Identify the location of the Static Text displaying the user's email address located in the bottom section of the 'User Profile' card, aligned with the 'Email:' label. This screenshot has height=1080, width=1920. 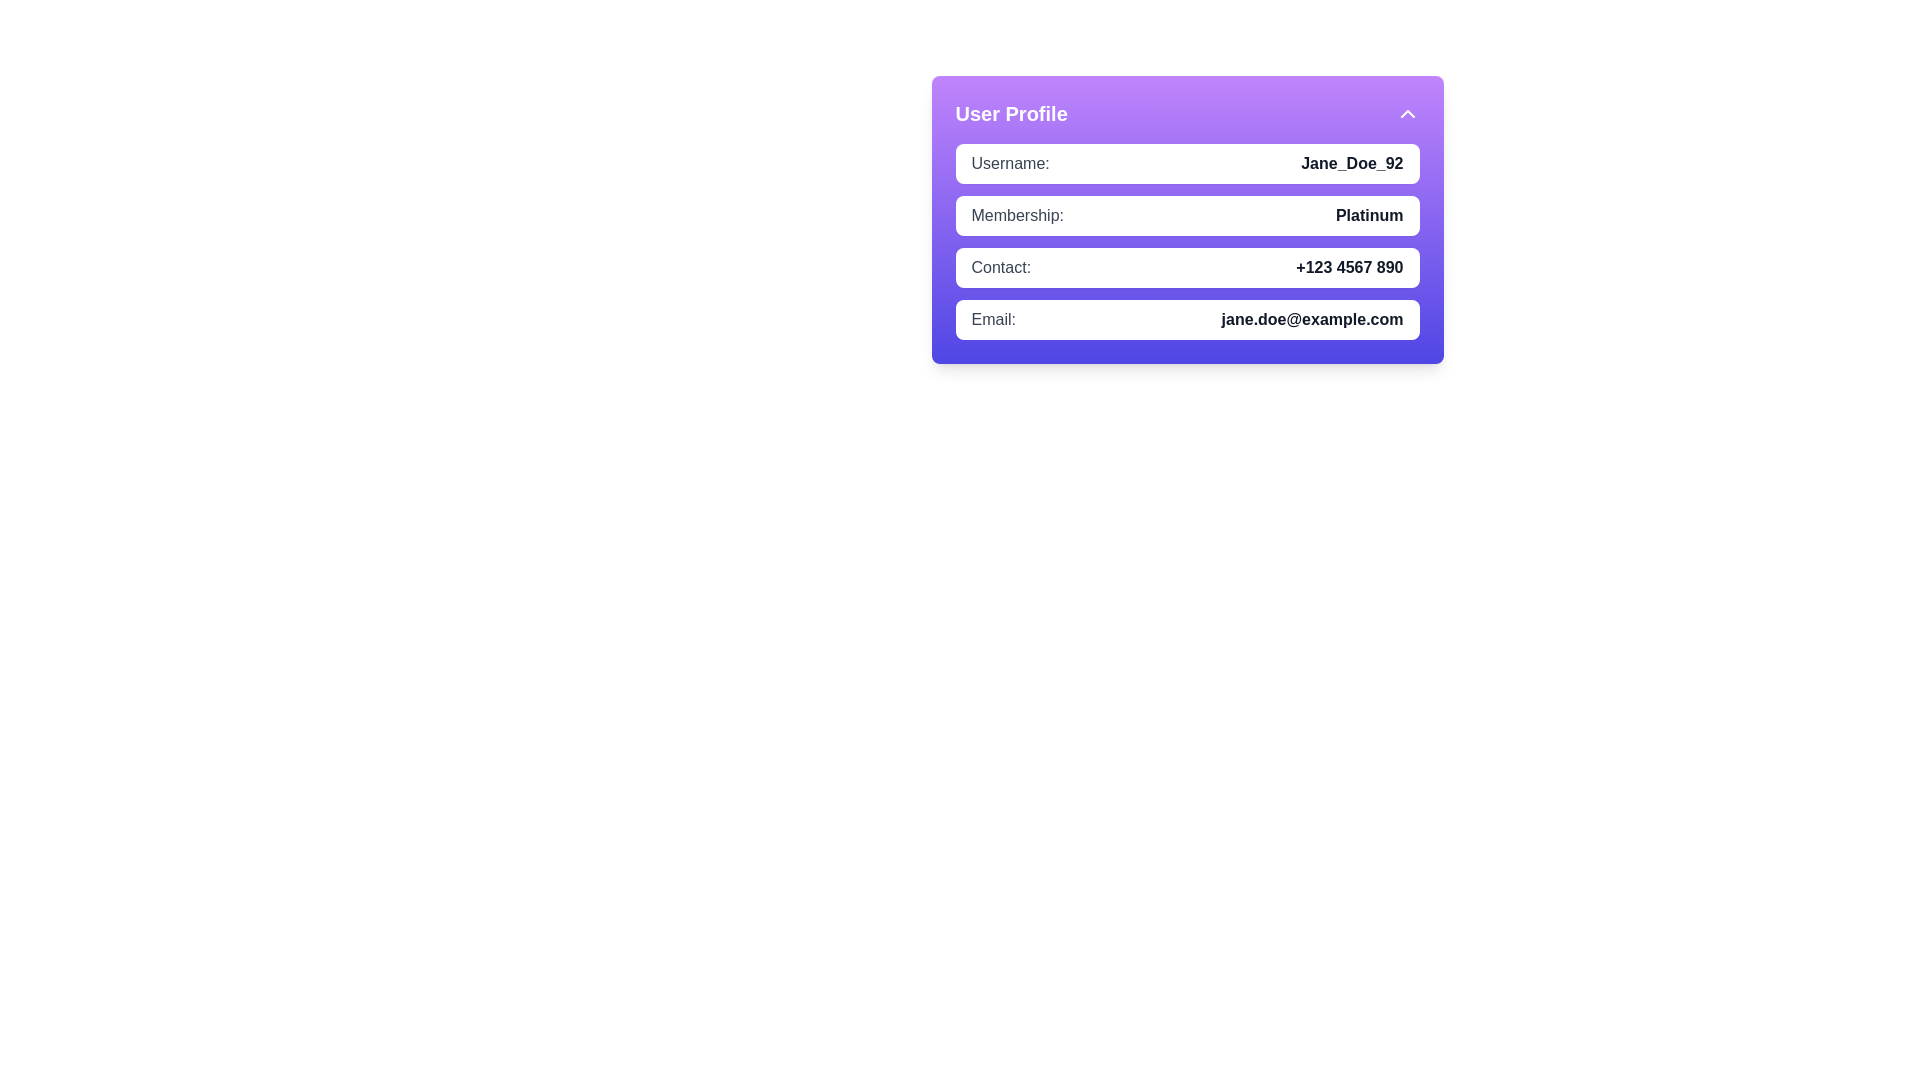
(1312, 319).